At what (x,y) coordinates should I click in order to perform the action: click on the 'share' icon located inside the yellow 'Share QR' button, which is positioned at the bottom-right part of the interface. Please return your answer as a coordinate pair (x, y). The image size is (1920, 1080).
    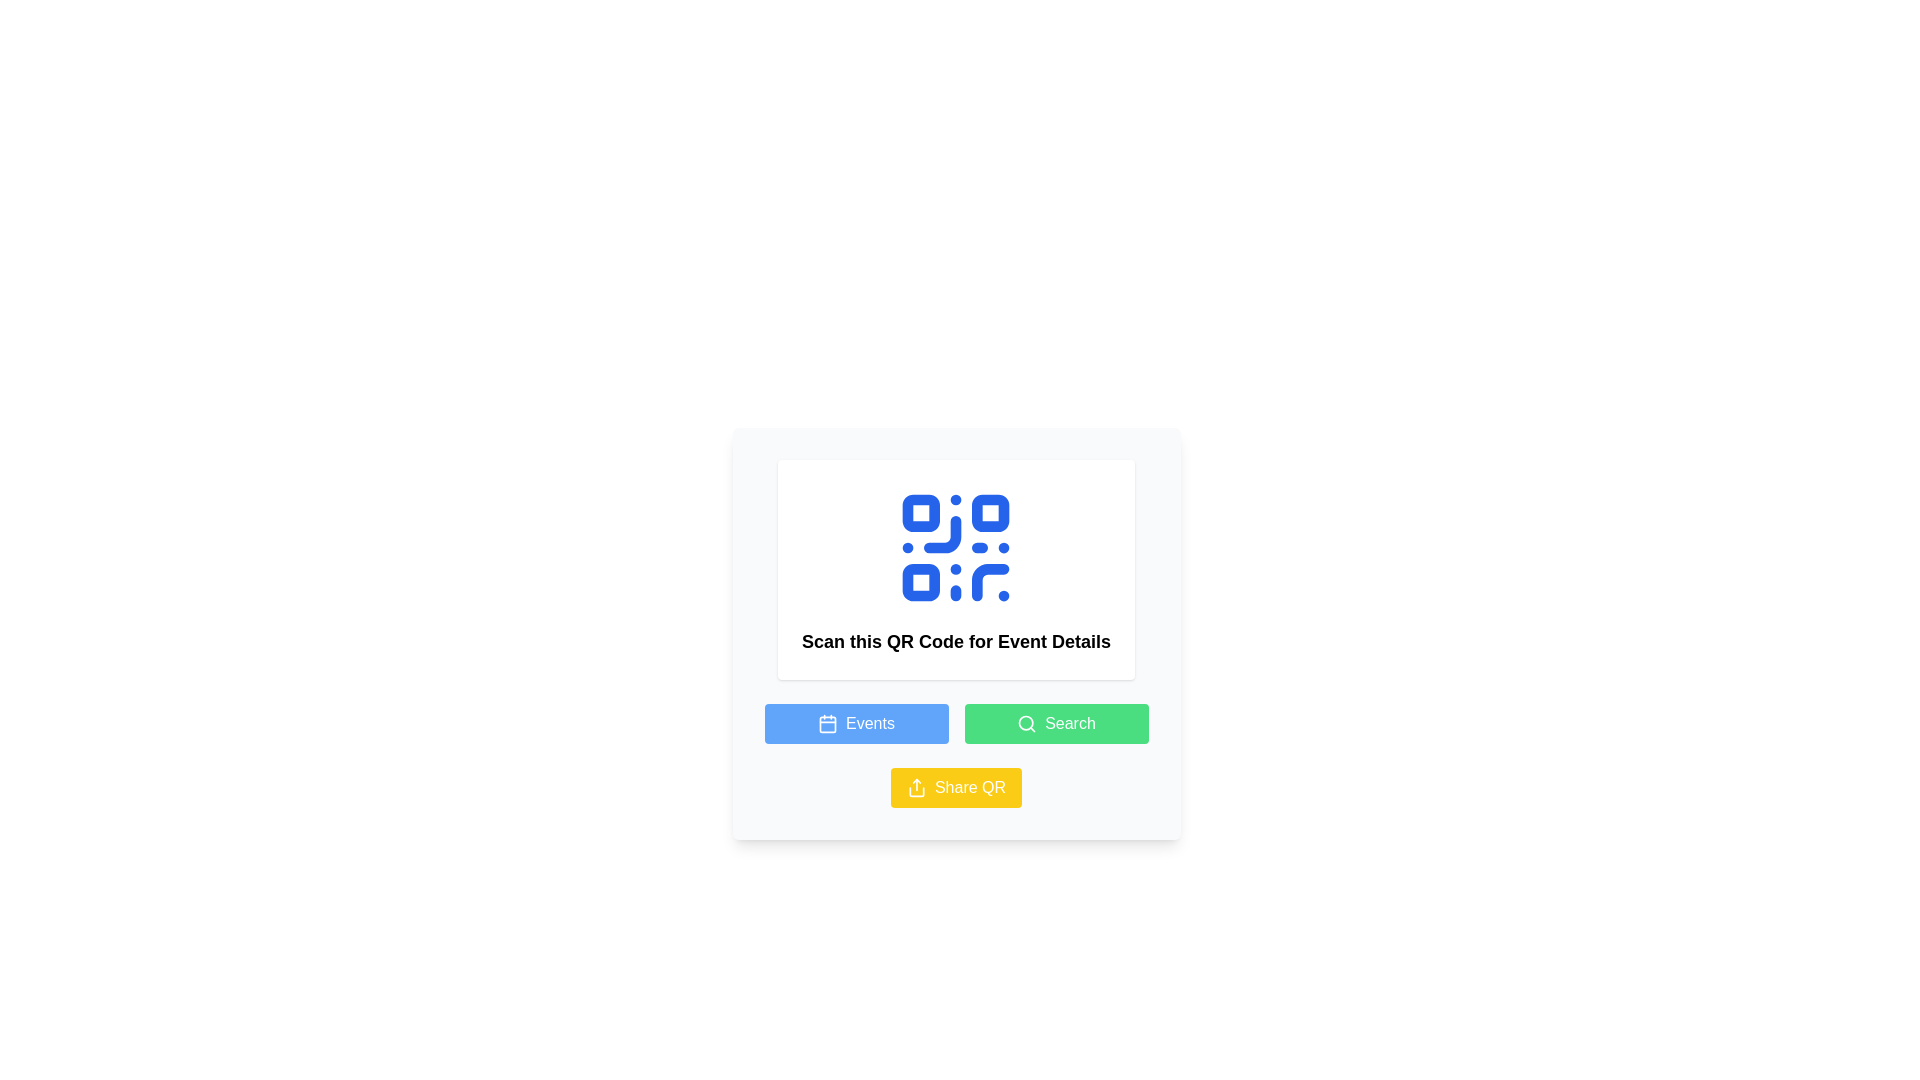
    Looking at the image, I should click on (915, 786).